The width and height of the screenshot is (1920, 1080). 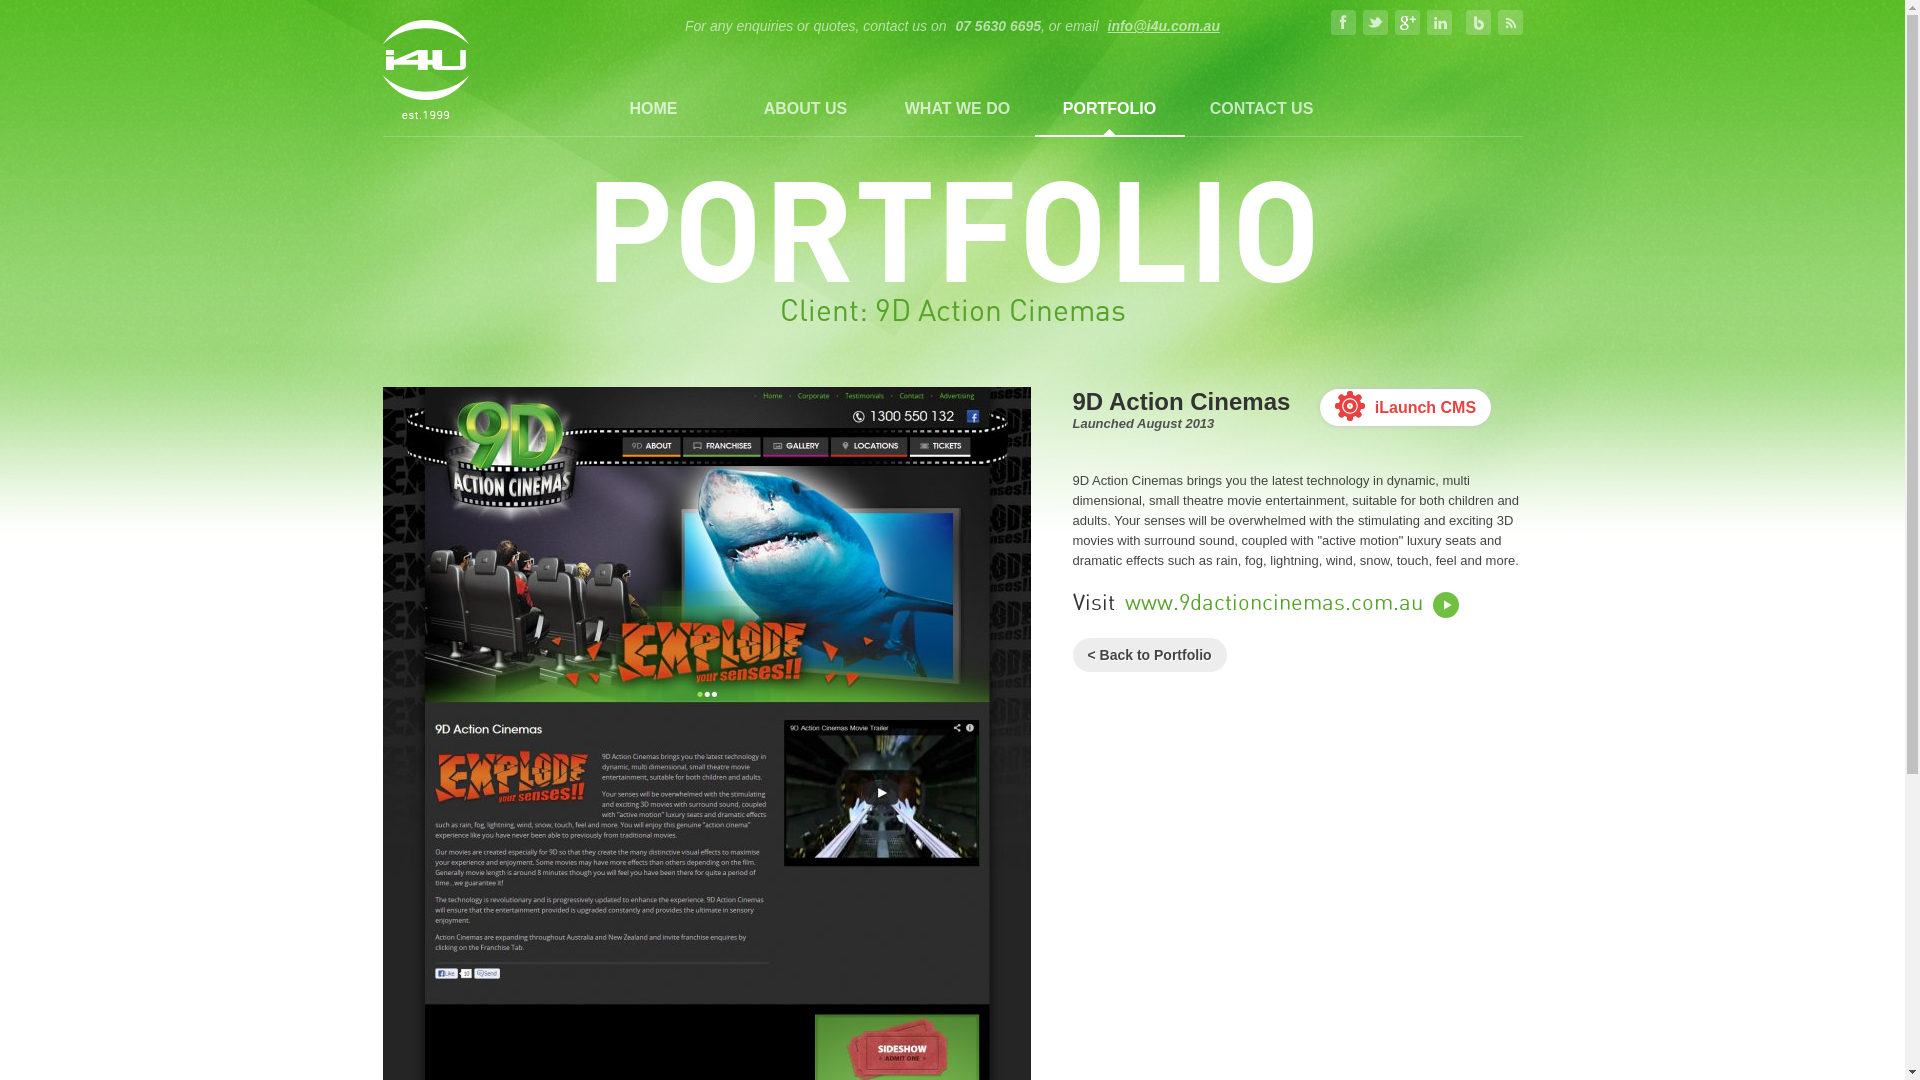 I want to click on 'Blog', so click(x=1478, y=22).